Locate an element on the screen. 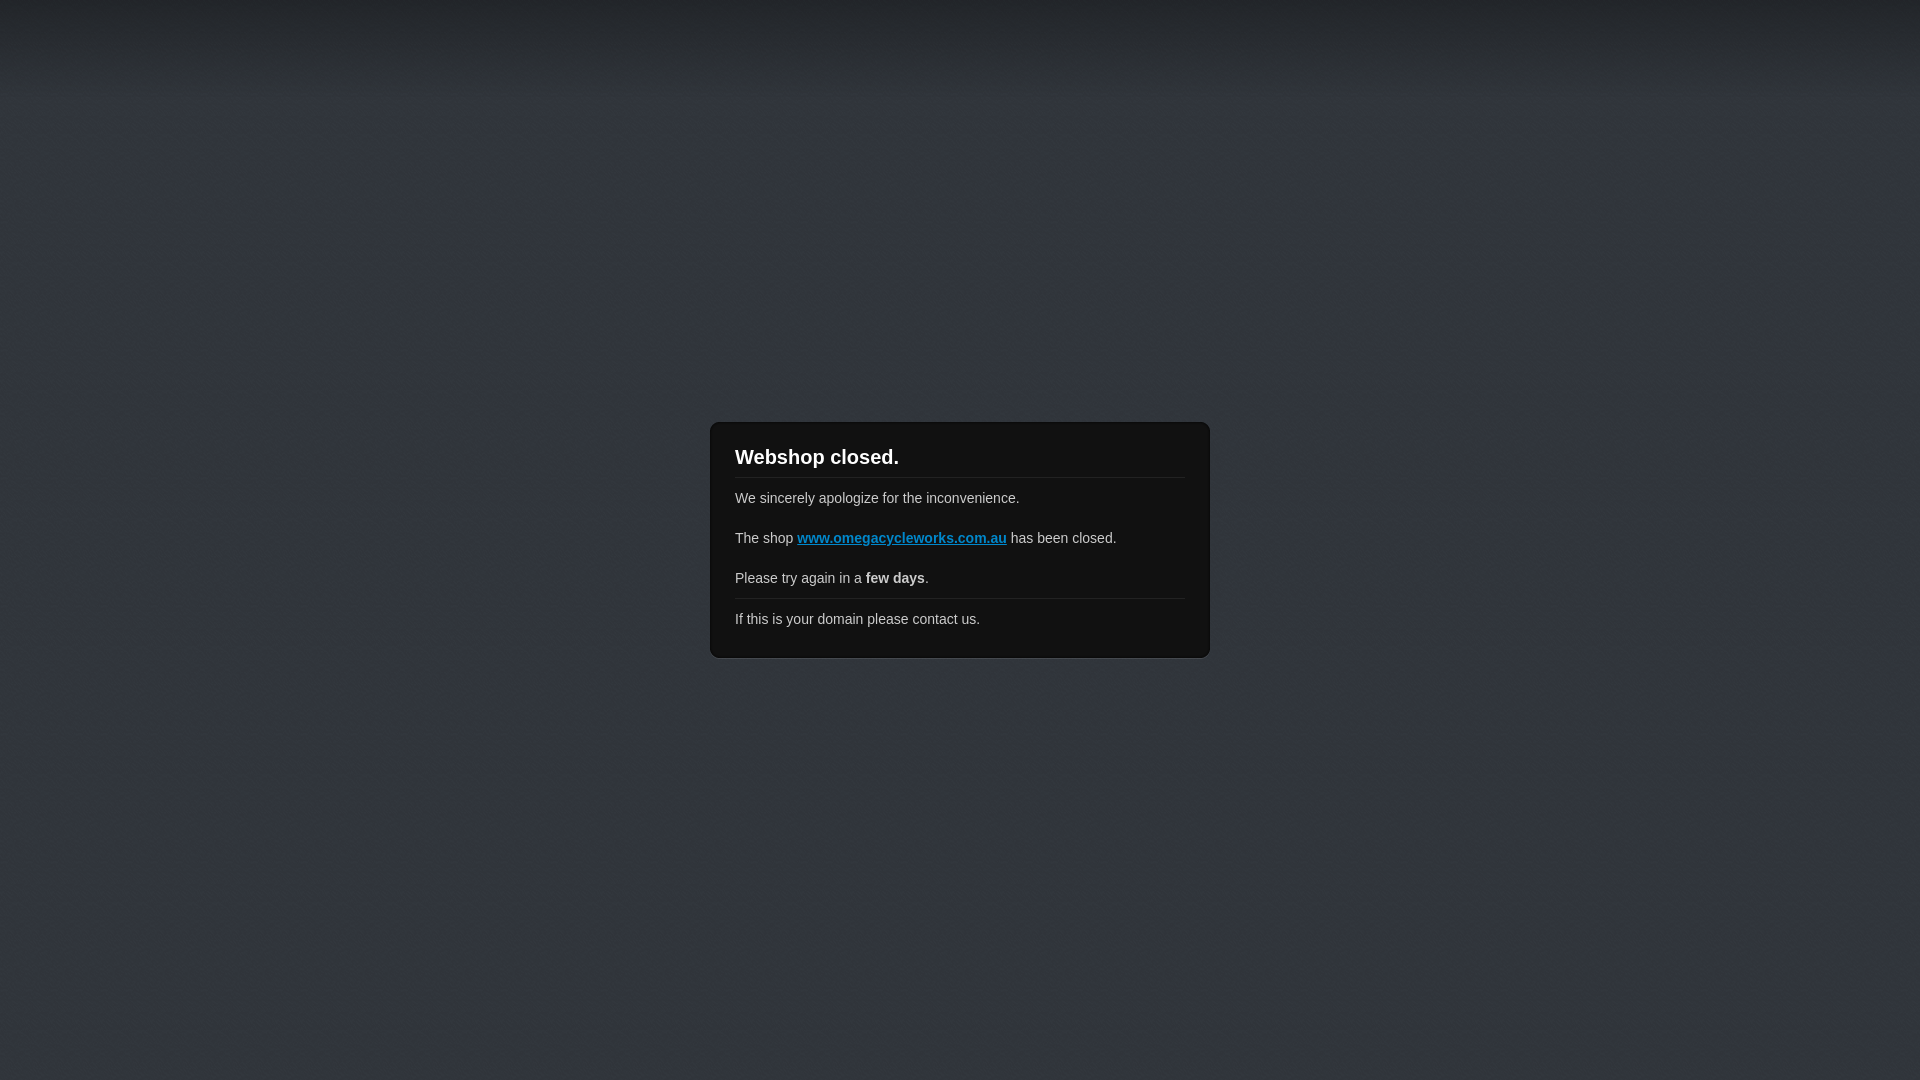 This screenshot has width=1920, height=1080. 'www.omegacycleworks.com.au' is located at coordinates (901, 536).